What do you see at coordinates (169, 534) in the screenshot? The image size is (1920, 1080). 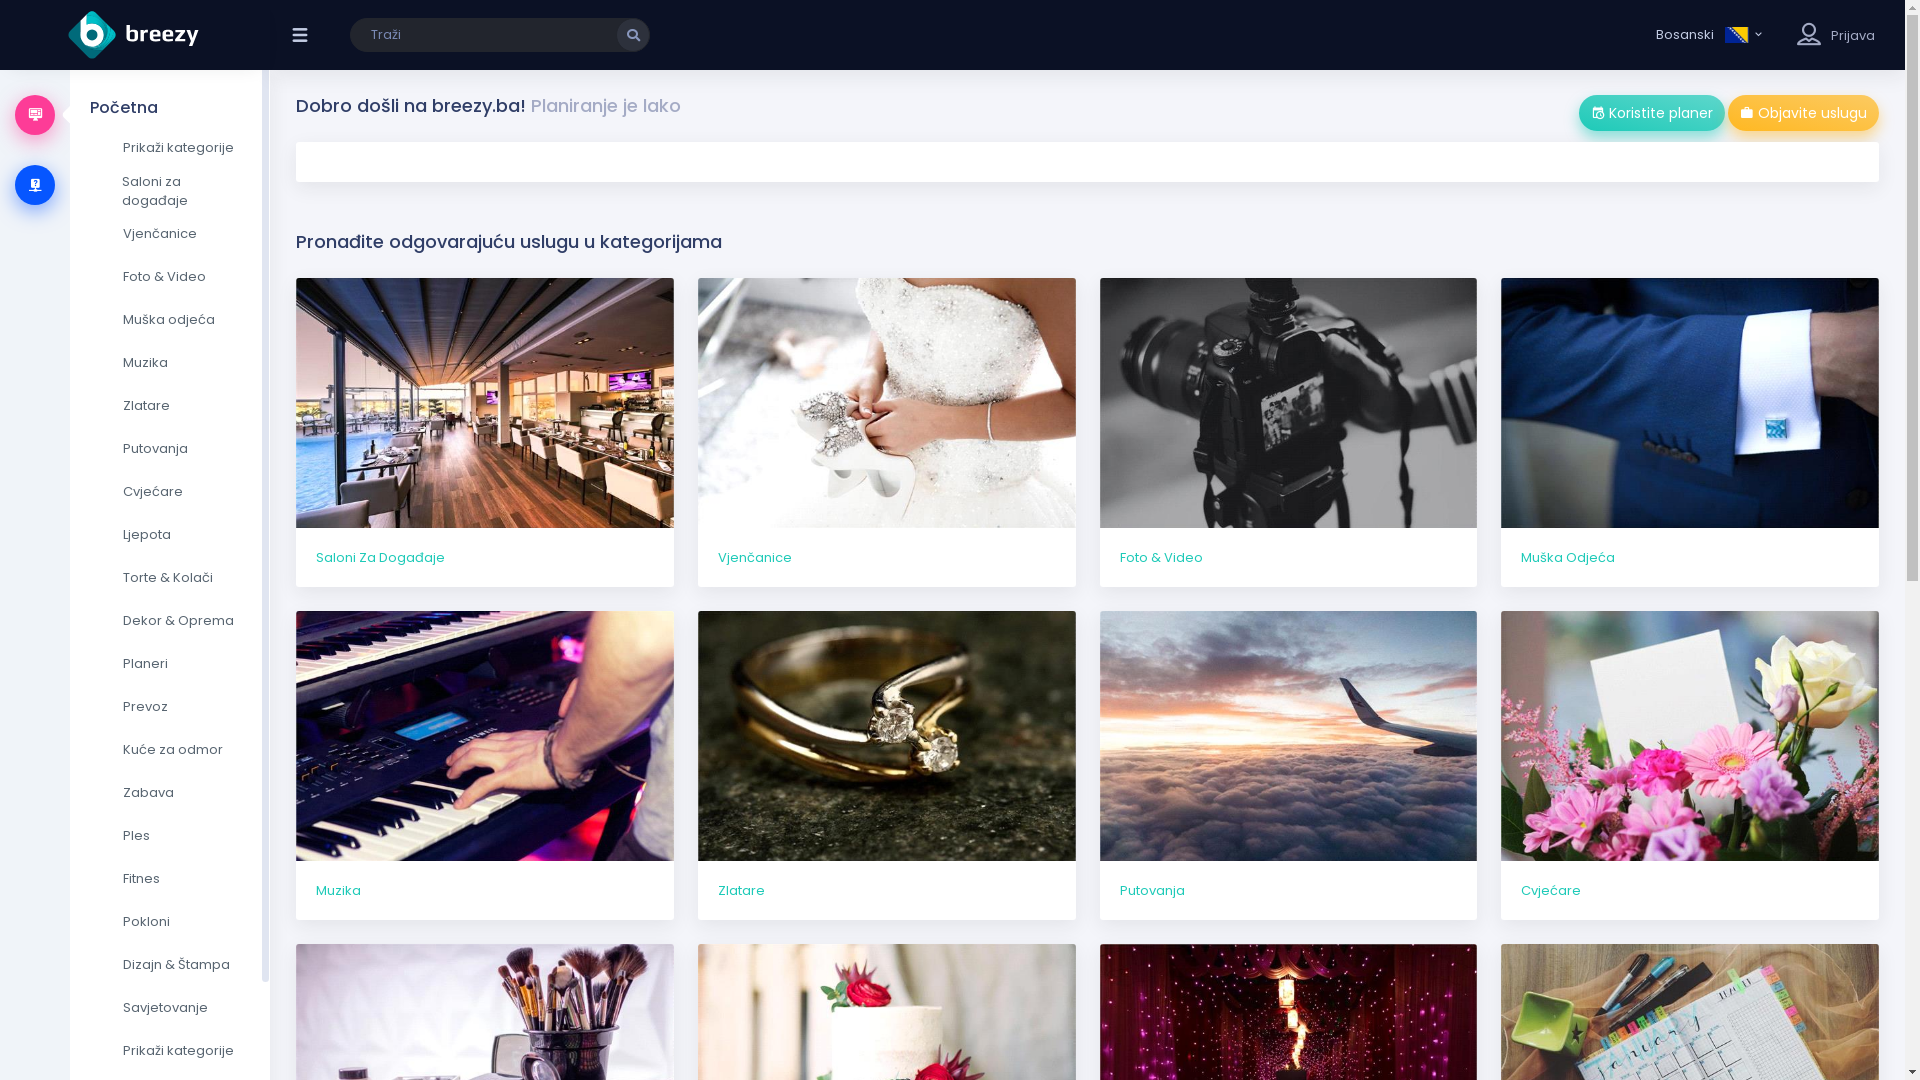 I see `'Ljepota'` at bounding box center [169, 534].